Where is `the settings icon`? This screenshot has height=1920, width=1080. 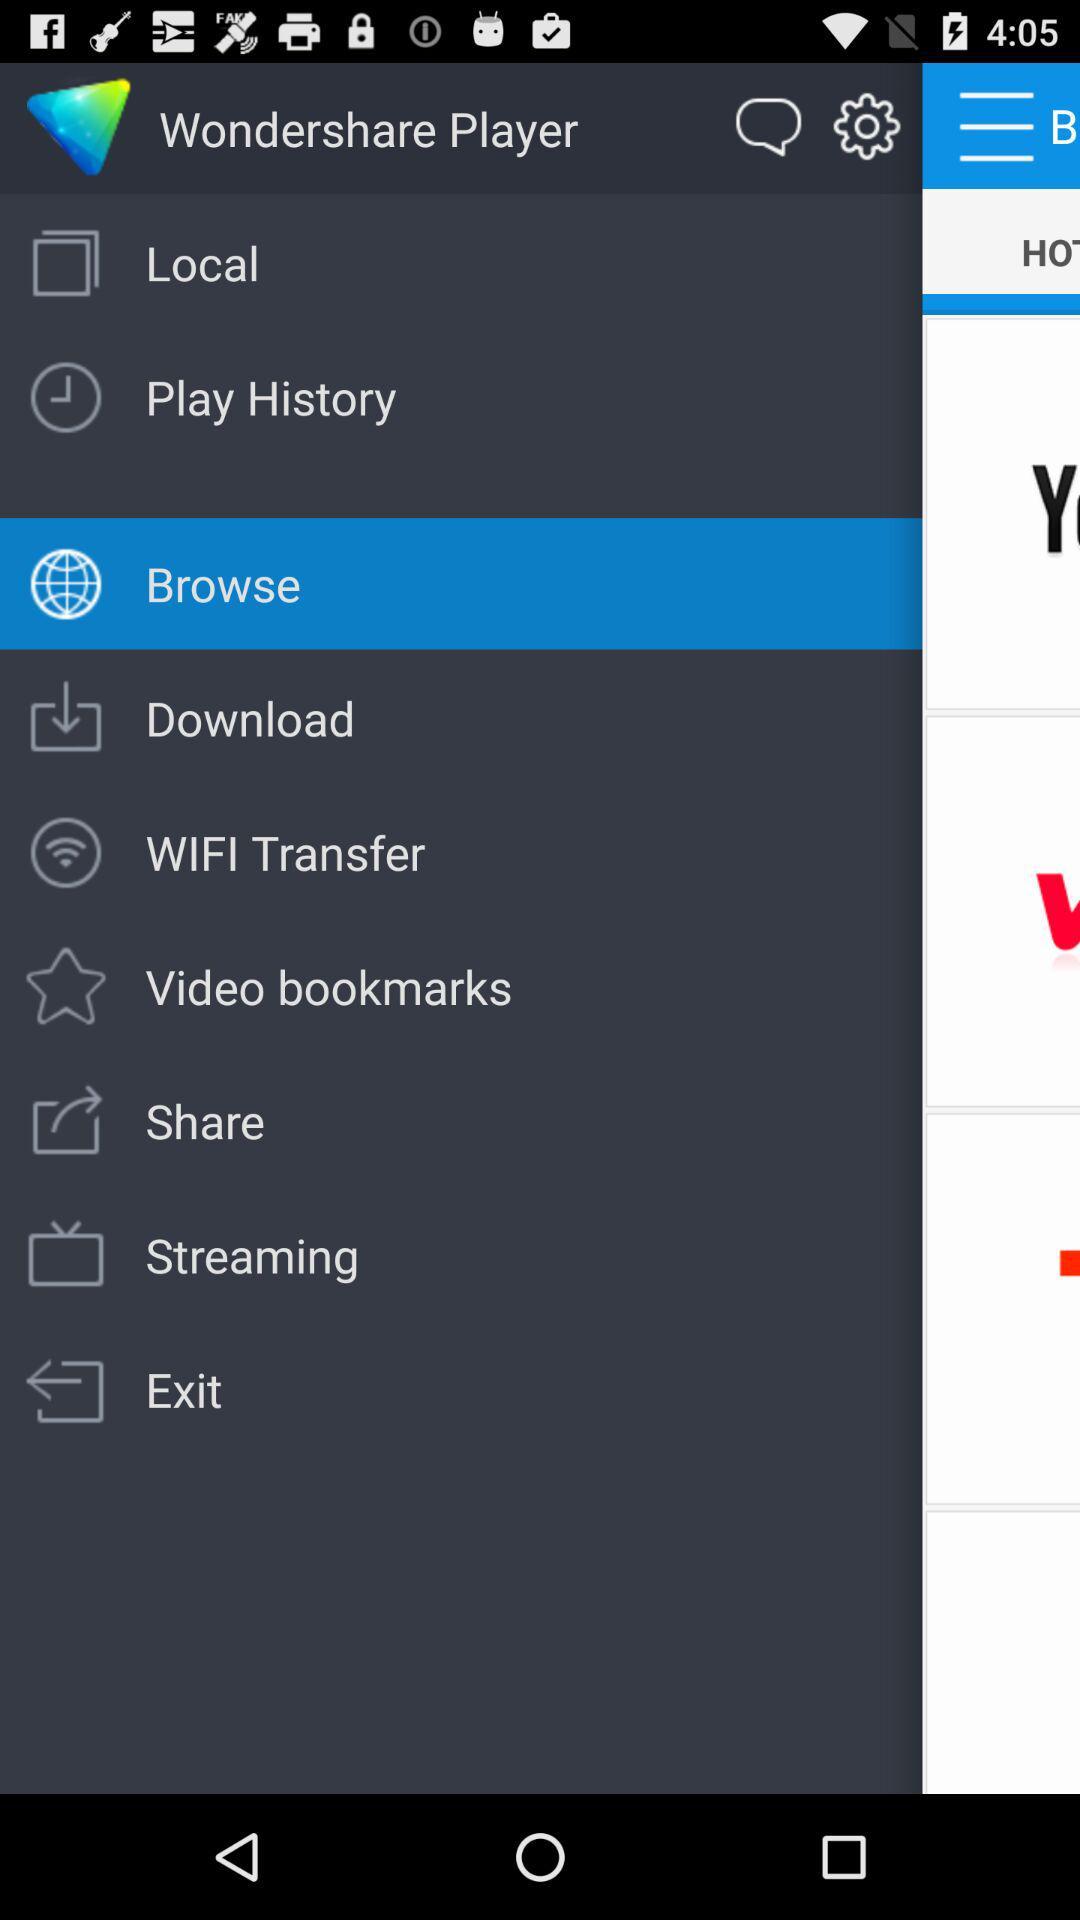 the settings icon is located at coordinates (866, 136).